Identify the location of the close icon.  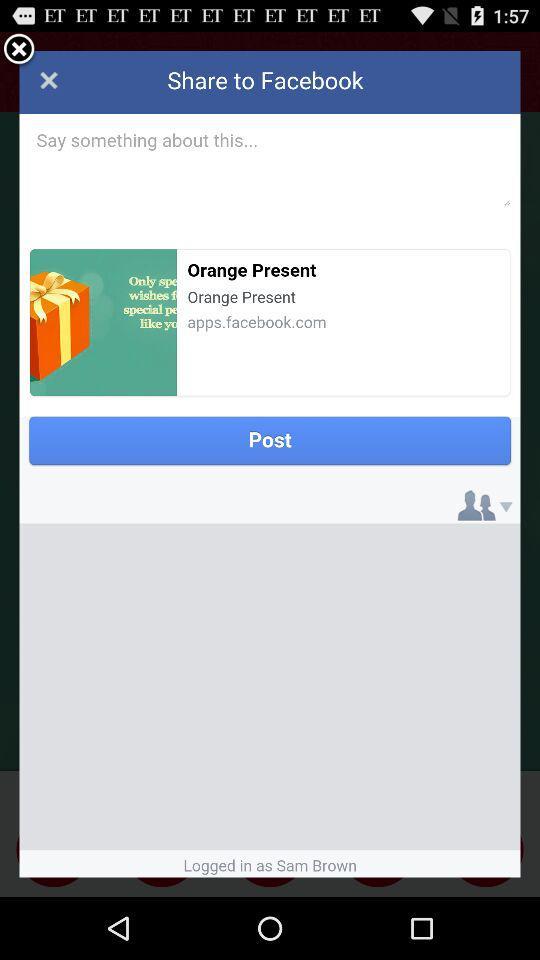
(18, 53).